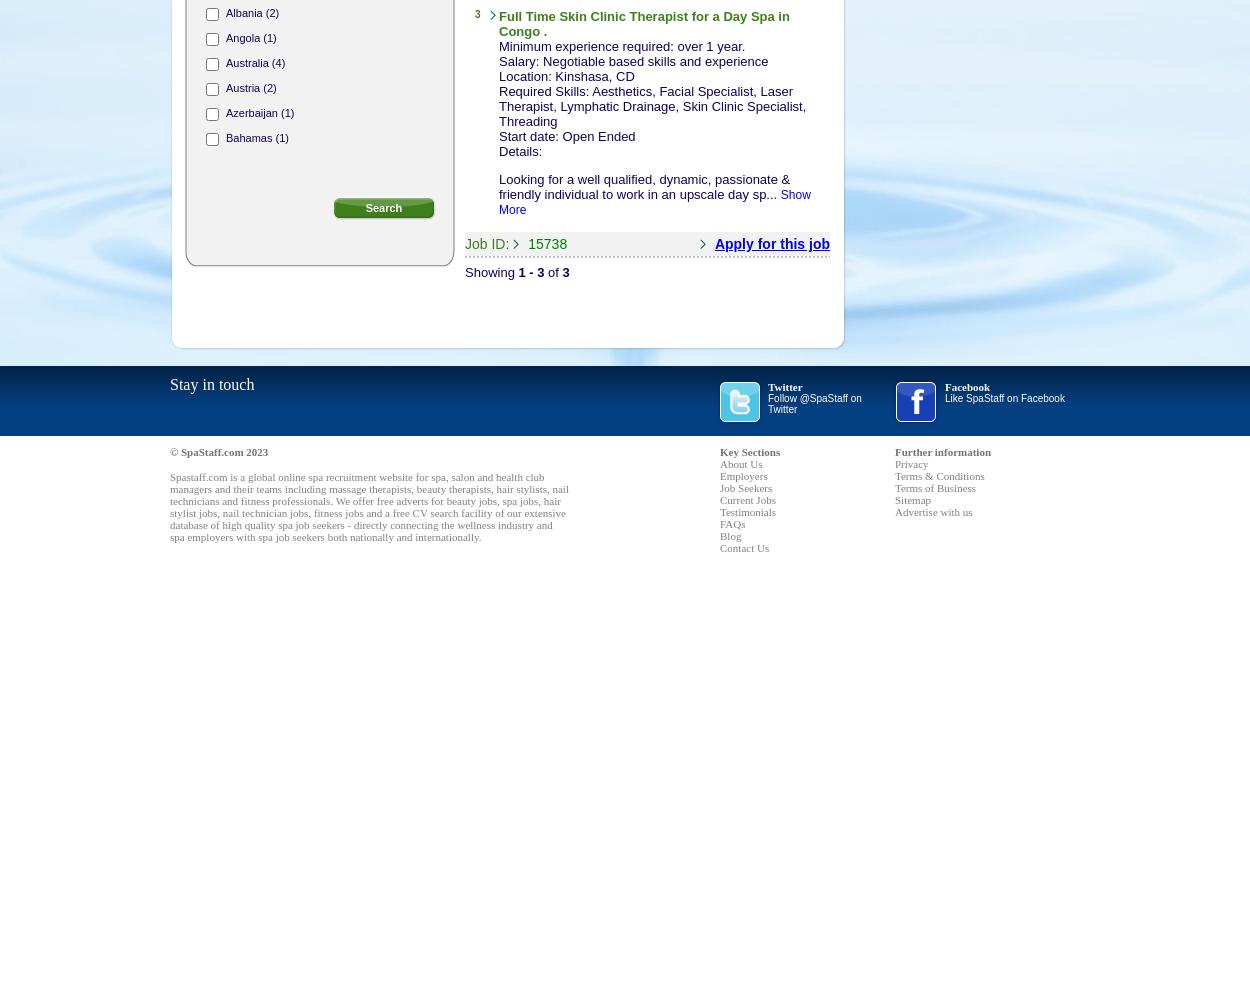  What do you see at coordinates (272, 462) in the screenshot?
I see `'Czech Republic (2)'` at bounding box center [272, 462].